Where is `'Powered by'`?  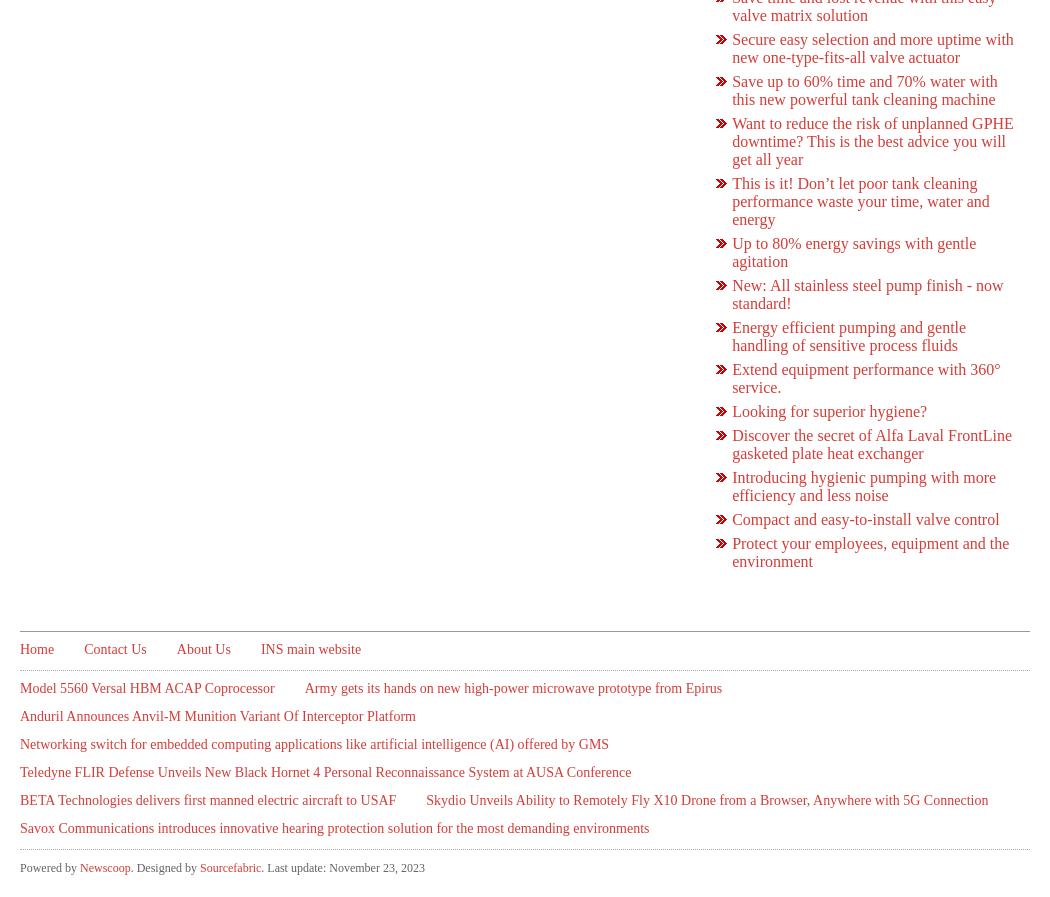
'Powered by' is located at coordinates (48, 868).